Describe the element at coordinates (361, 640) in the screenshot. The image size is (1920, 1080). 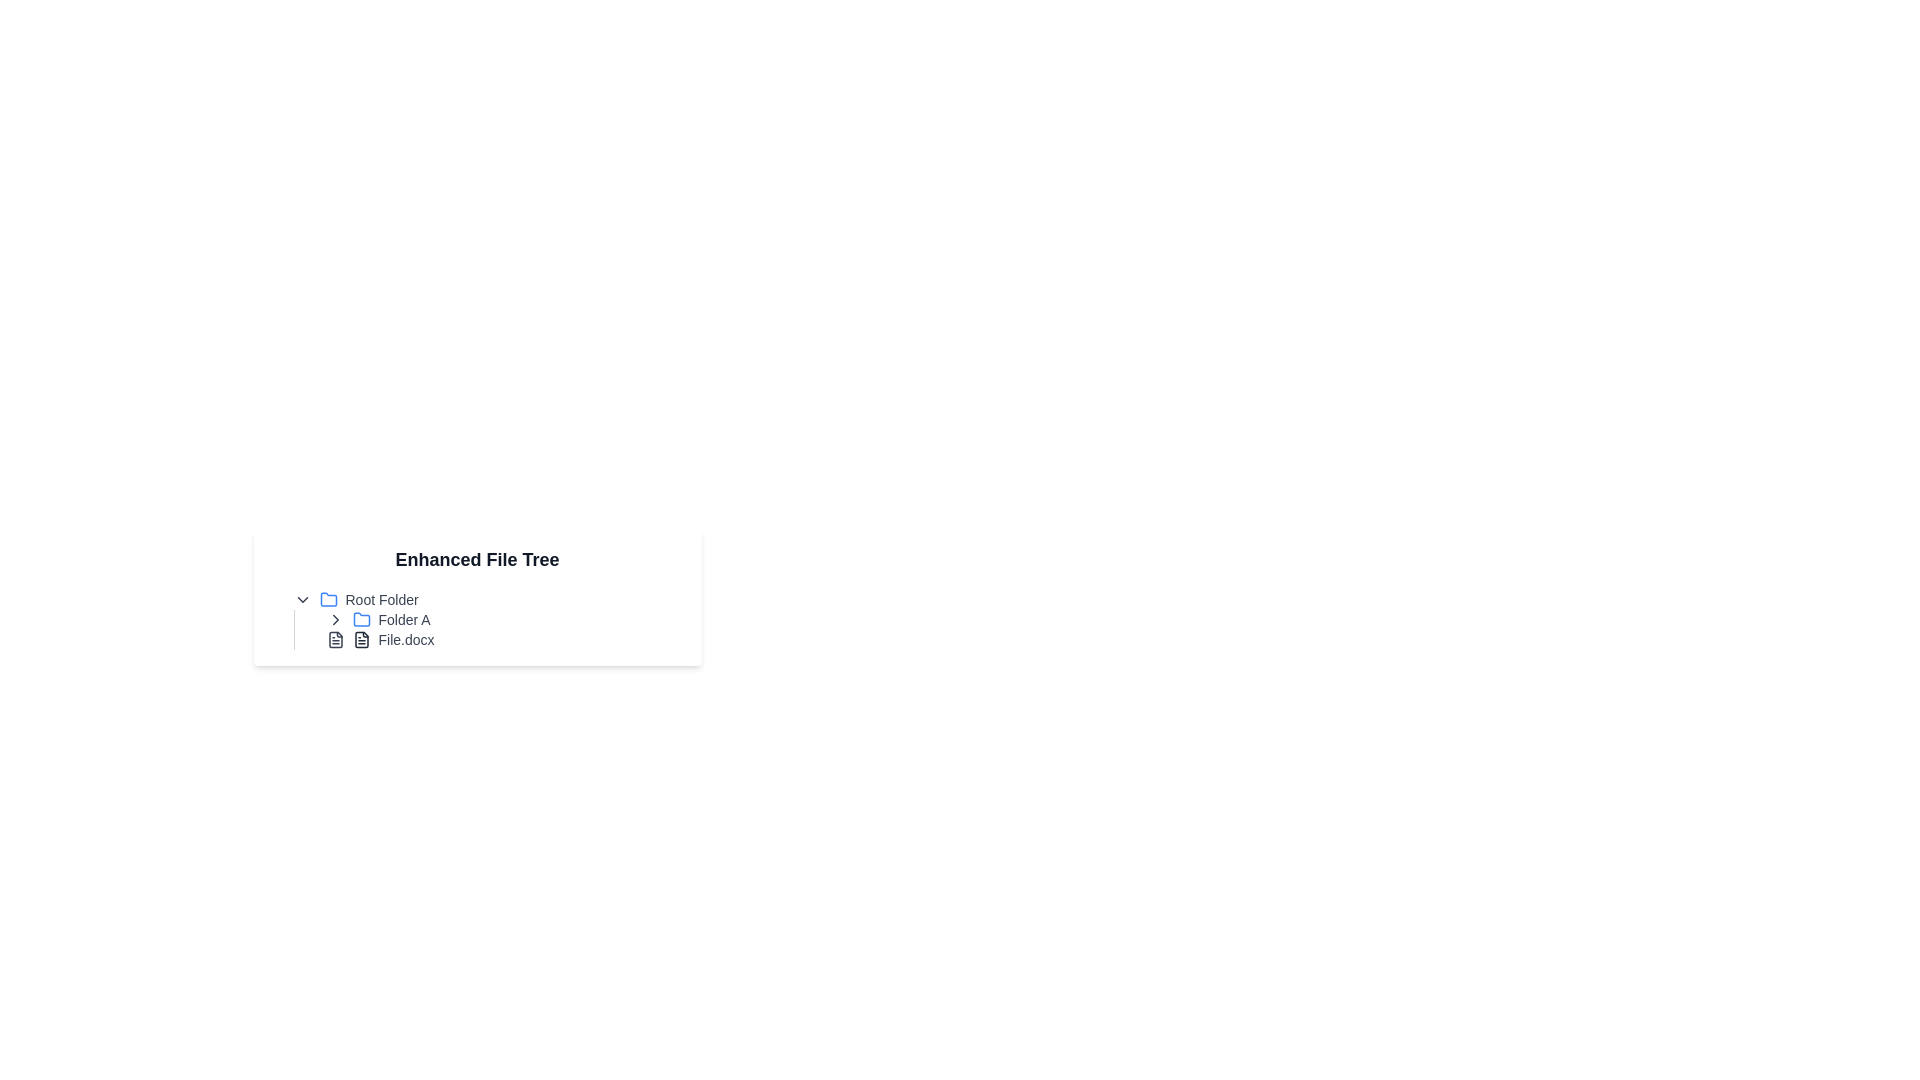
I see `the icon resembling a document with a folded corner next to the label 'File.docx' in the hierarchical file tree interface` at that location.